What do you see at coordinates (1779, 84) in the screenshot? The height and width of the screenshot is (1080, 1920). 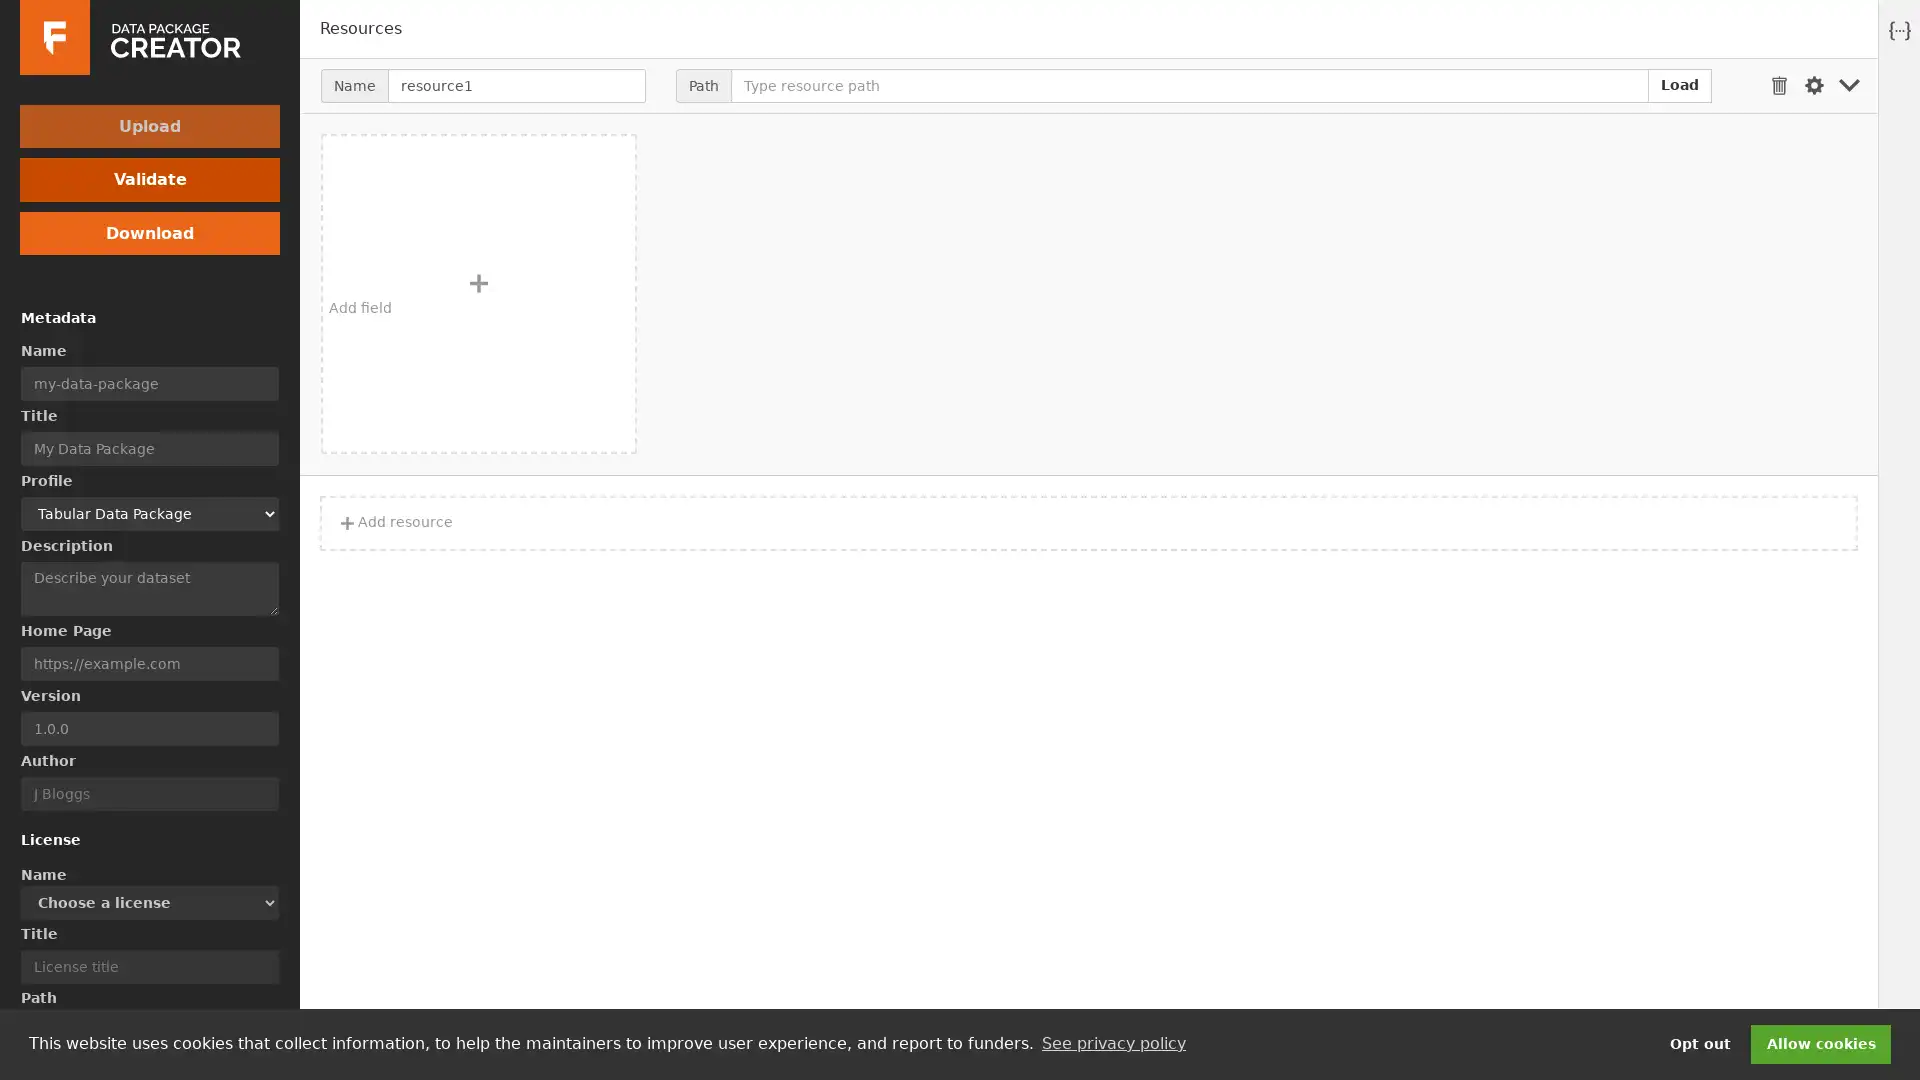 I see `Remove` at bounding box center [1779, 84].